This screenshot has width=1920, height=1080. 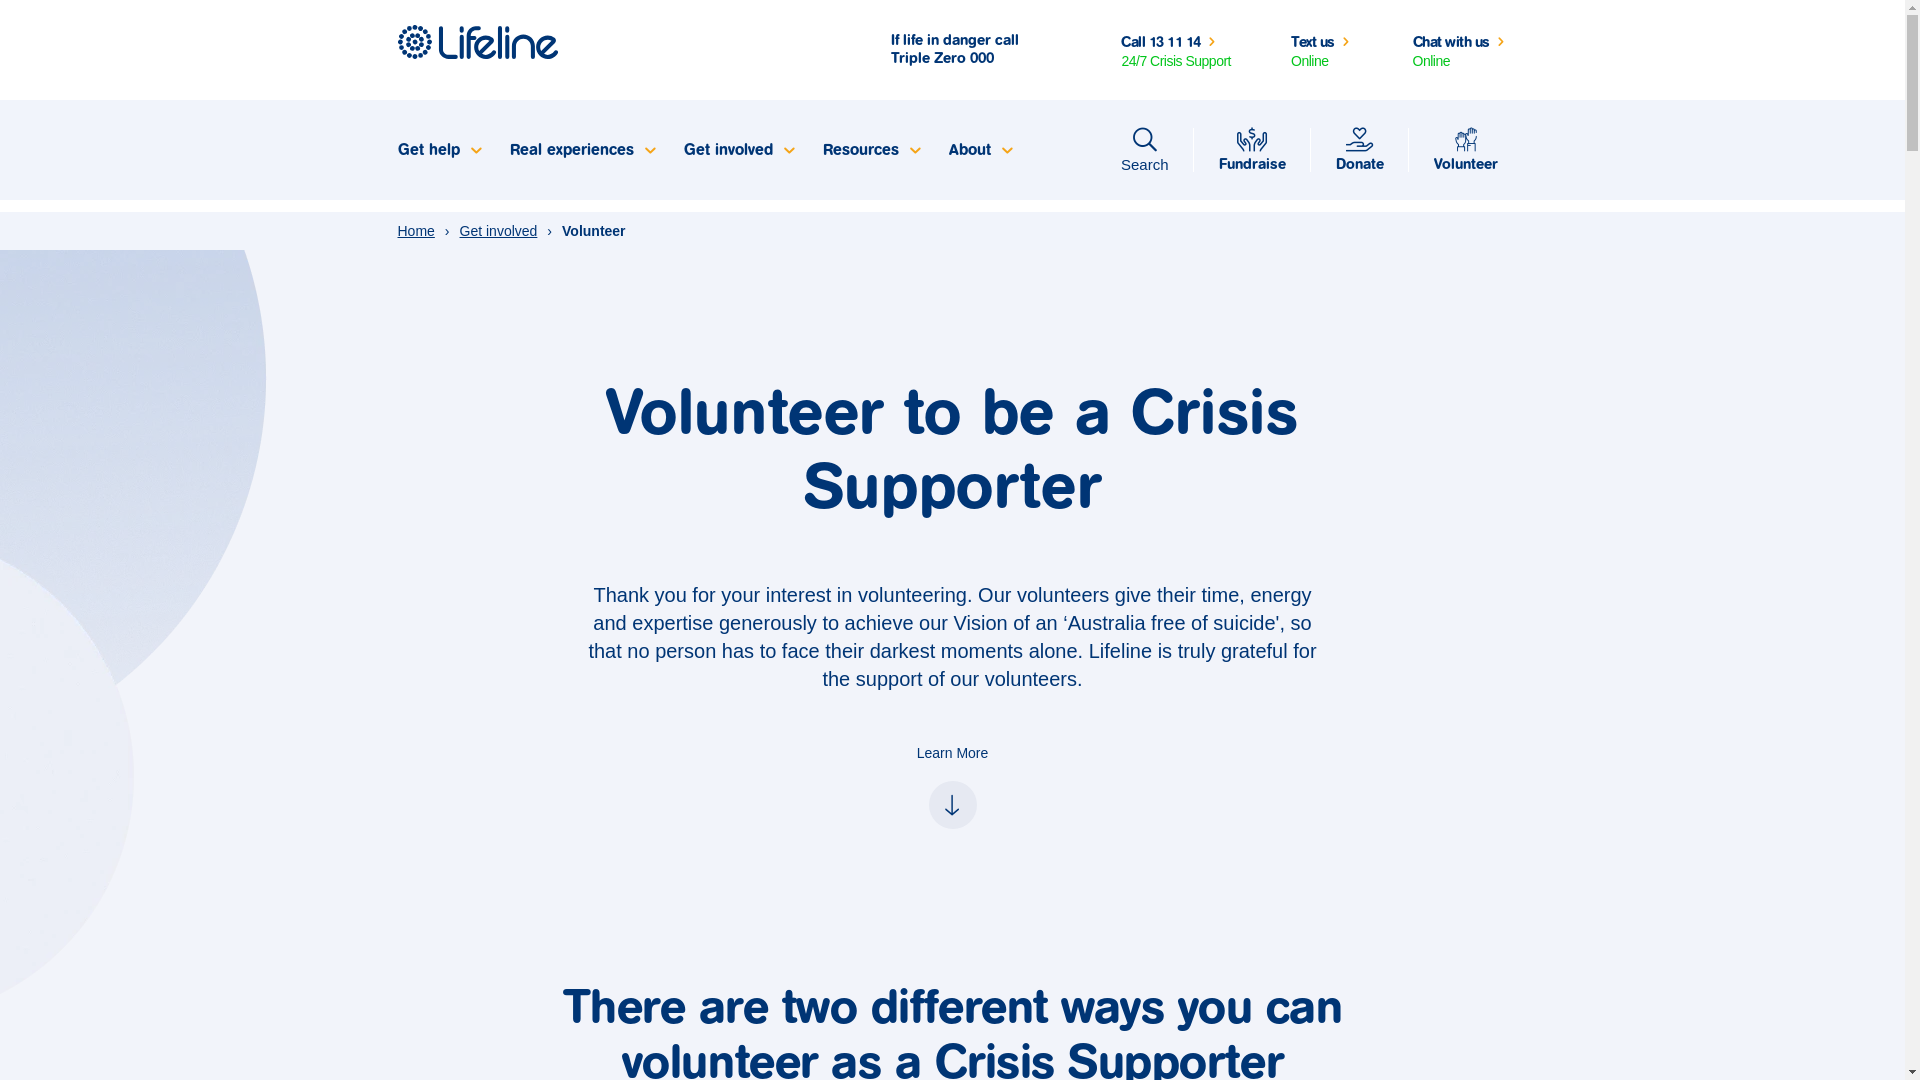 I want to click on 'Get help', so click(x=382, y=149).